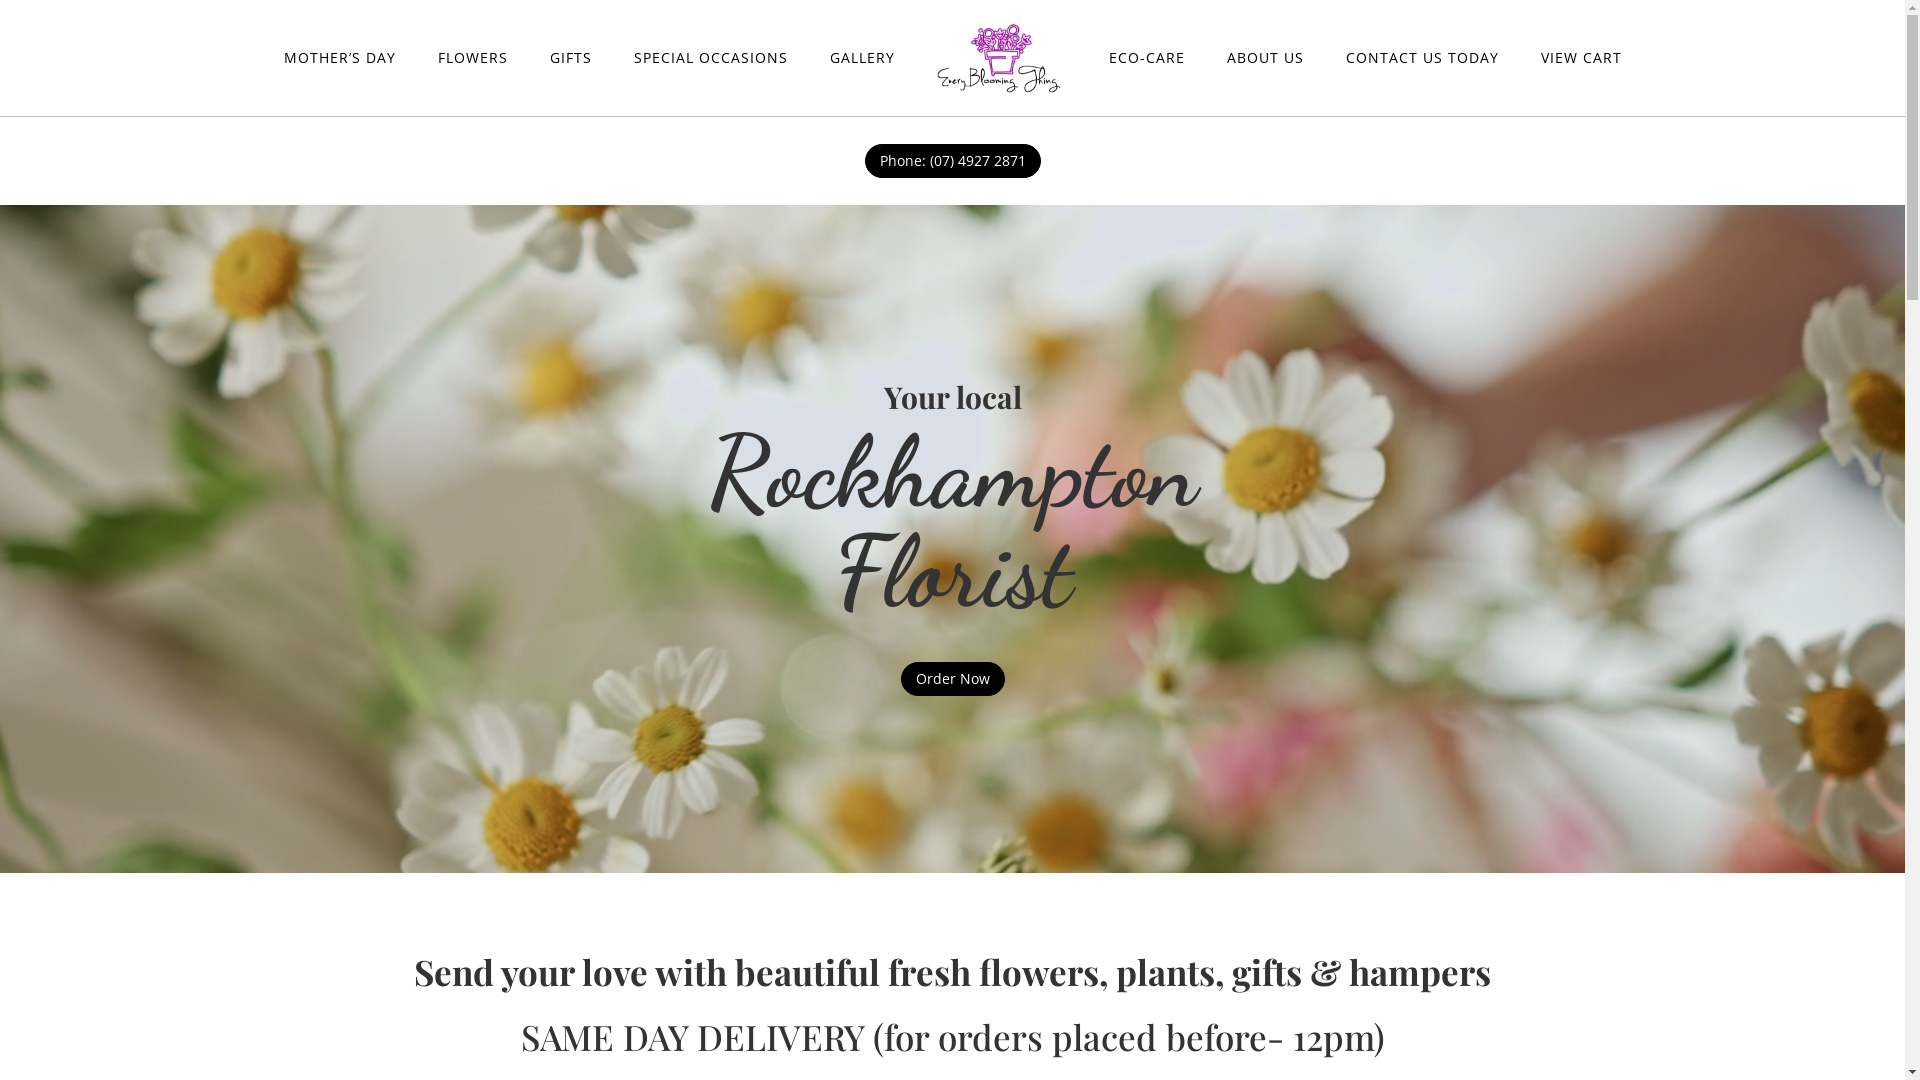  I want to click on 'Order Now', so click(950, 677).